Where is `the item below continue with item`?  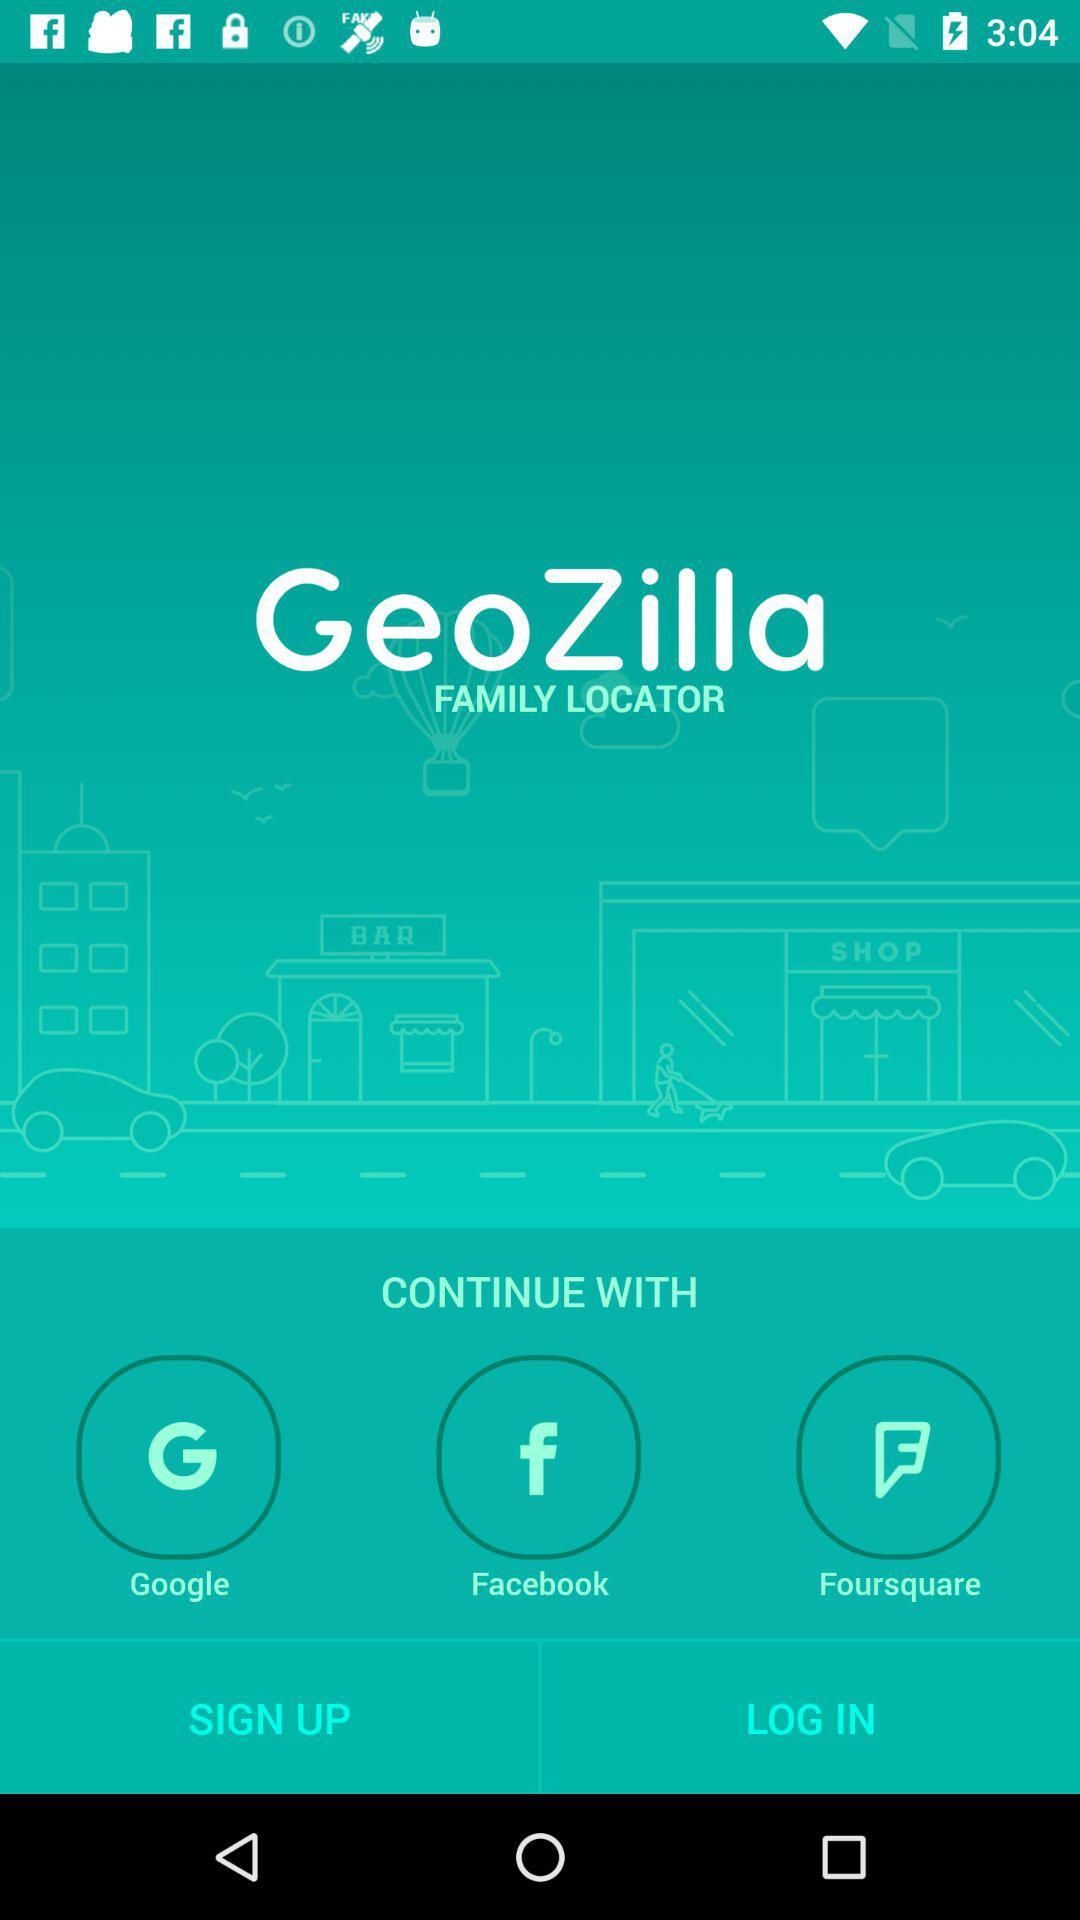
the item below continue with item is located at coordinates (538, 1457).